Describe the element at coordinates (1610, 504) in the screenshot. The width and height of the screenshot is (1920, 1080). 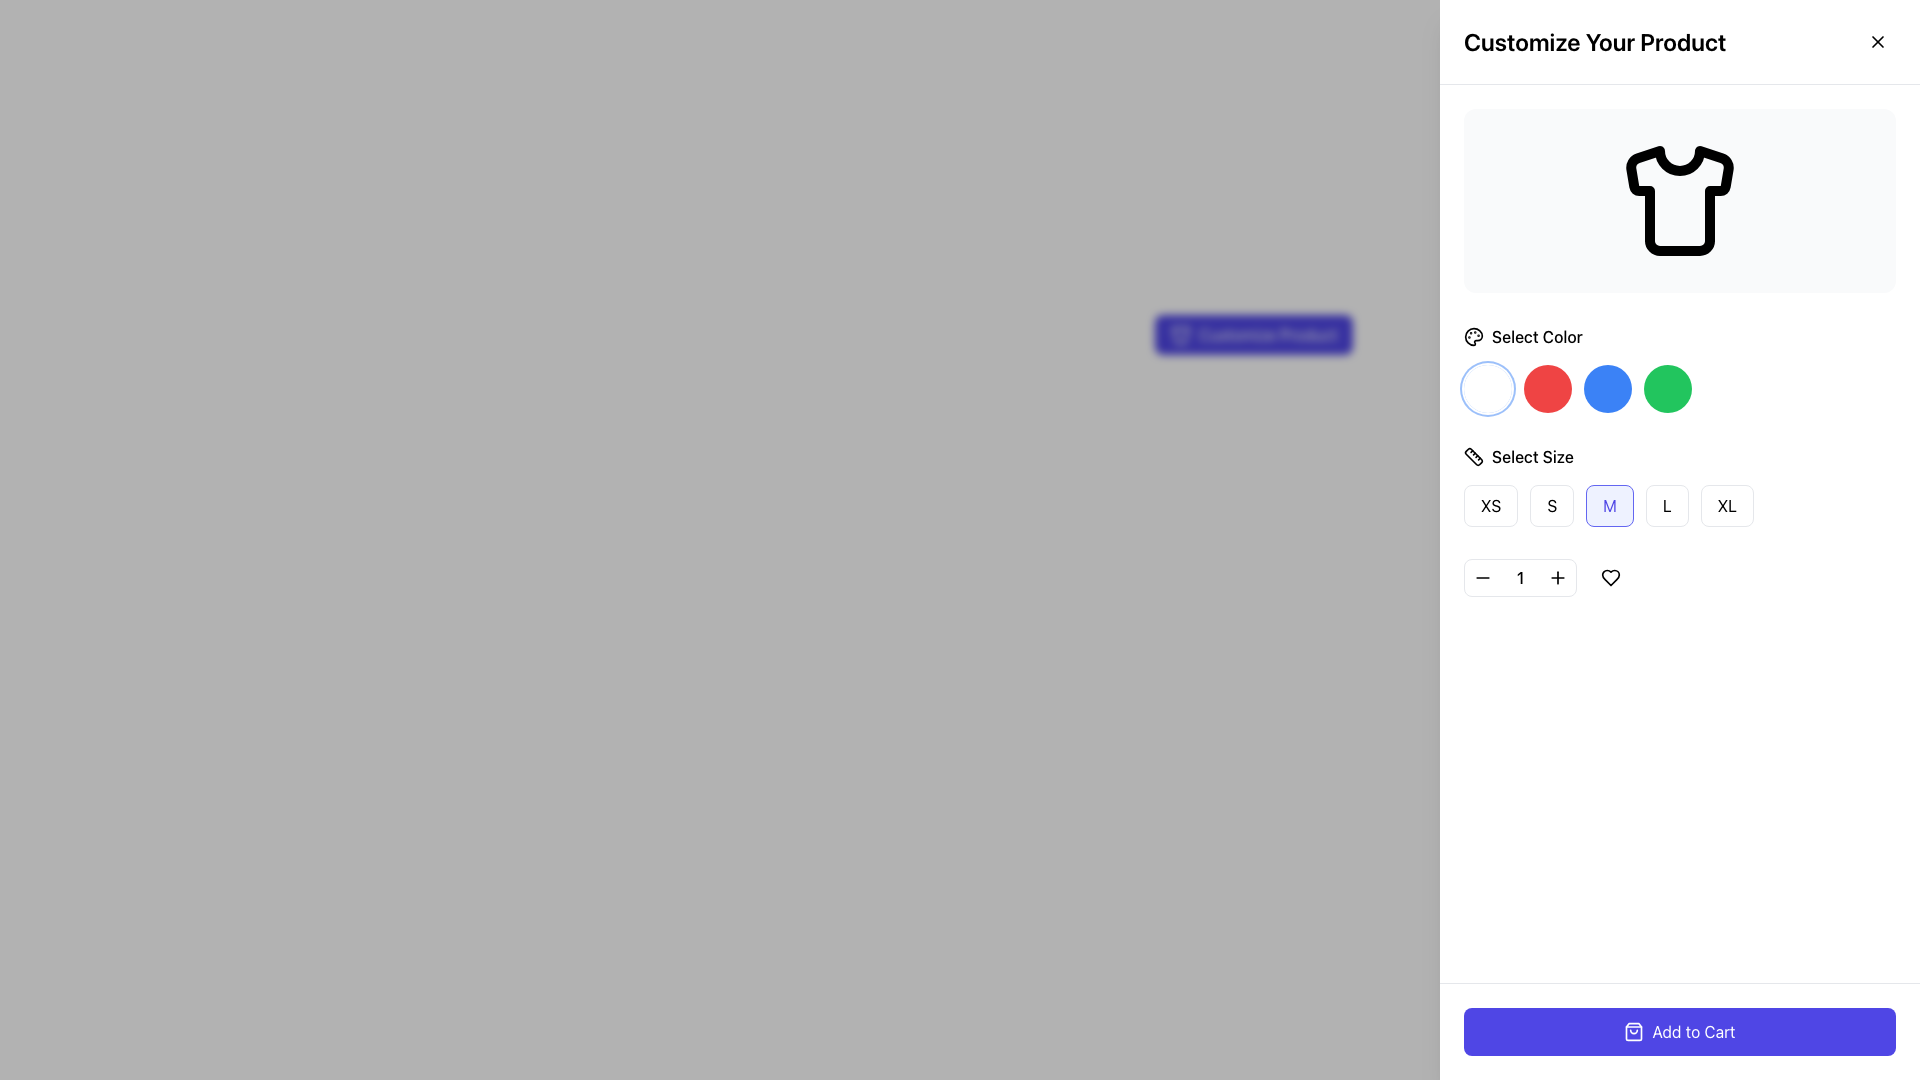
I see `the 'M' button with a light indigo background` at that location.